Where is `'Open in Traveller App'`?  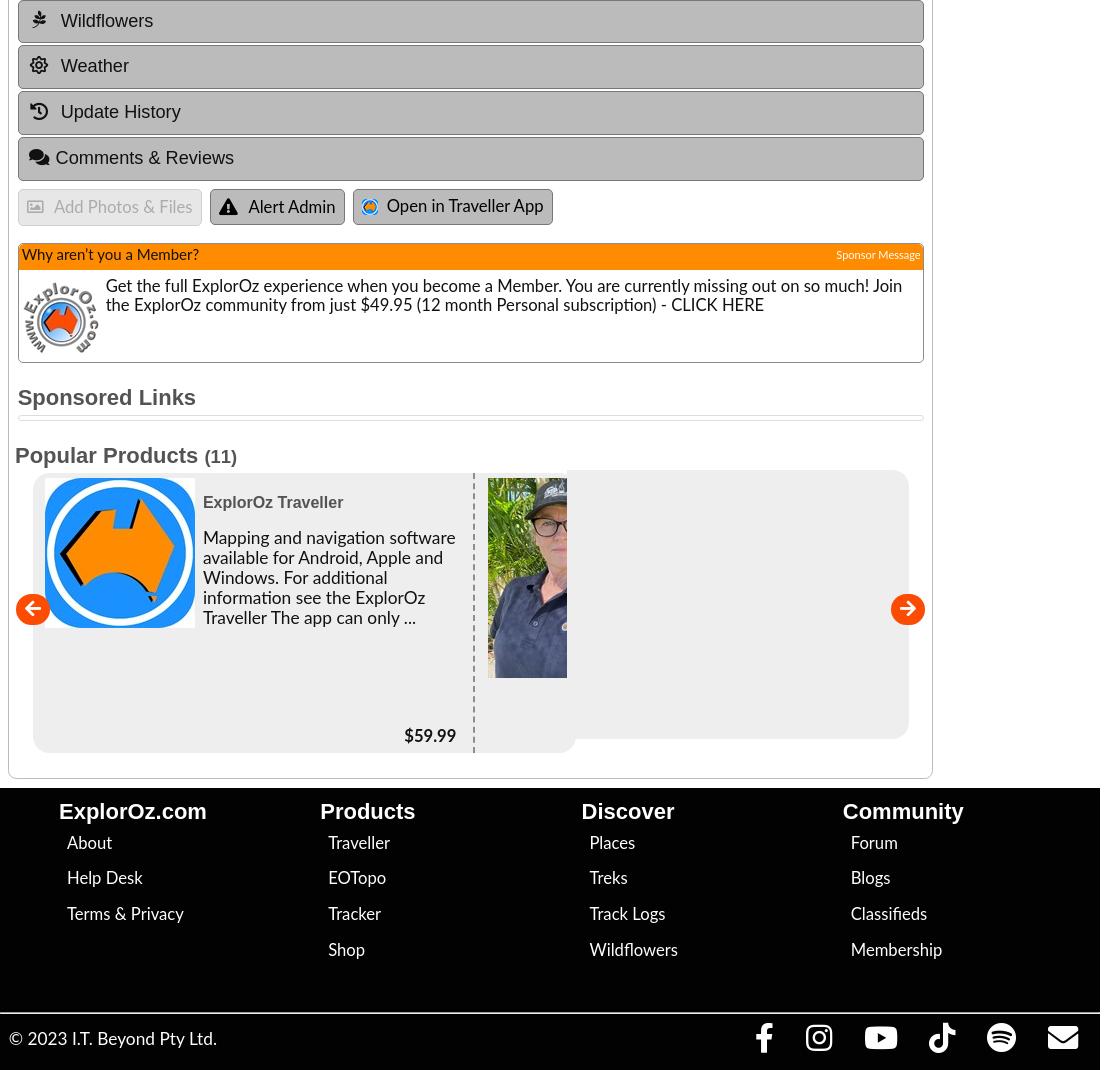 'Open in Traveller App' is located at coordinates (464, 204).